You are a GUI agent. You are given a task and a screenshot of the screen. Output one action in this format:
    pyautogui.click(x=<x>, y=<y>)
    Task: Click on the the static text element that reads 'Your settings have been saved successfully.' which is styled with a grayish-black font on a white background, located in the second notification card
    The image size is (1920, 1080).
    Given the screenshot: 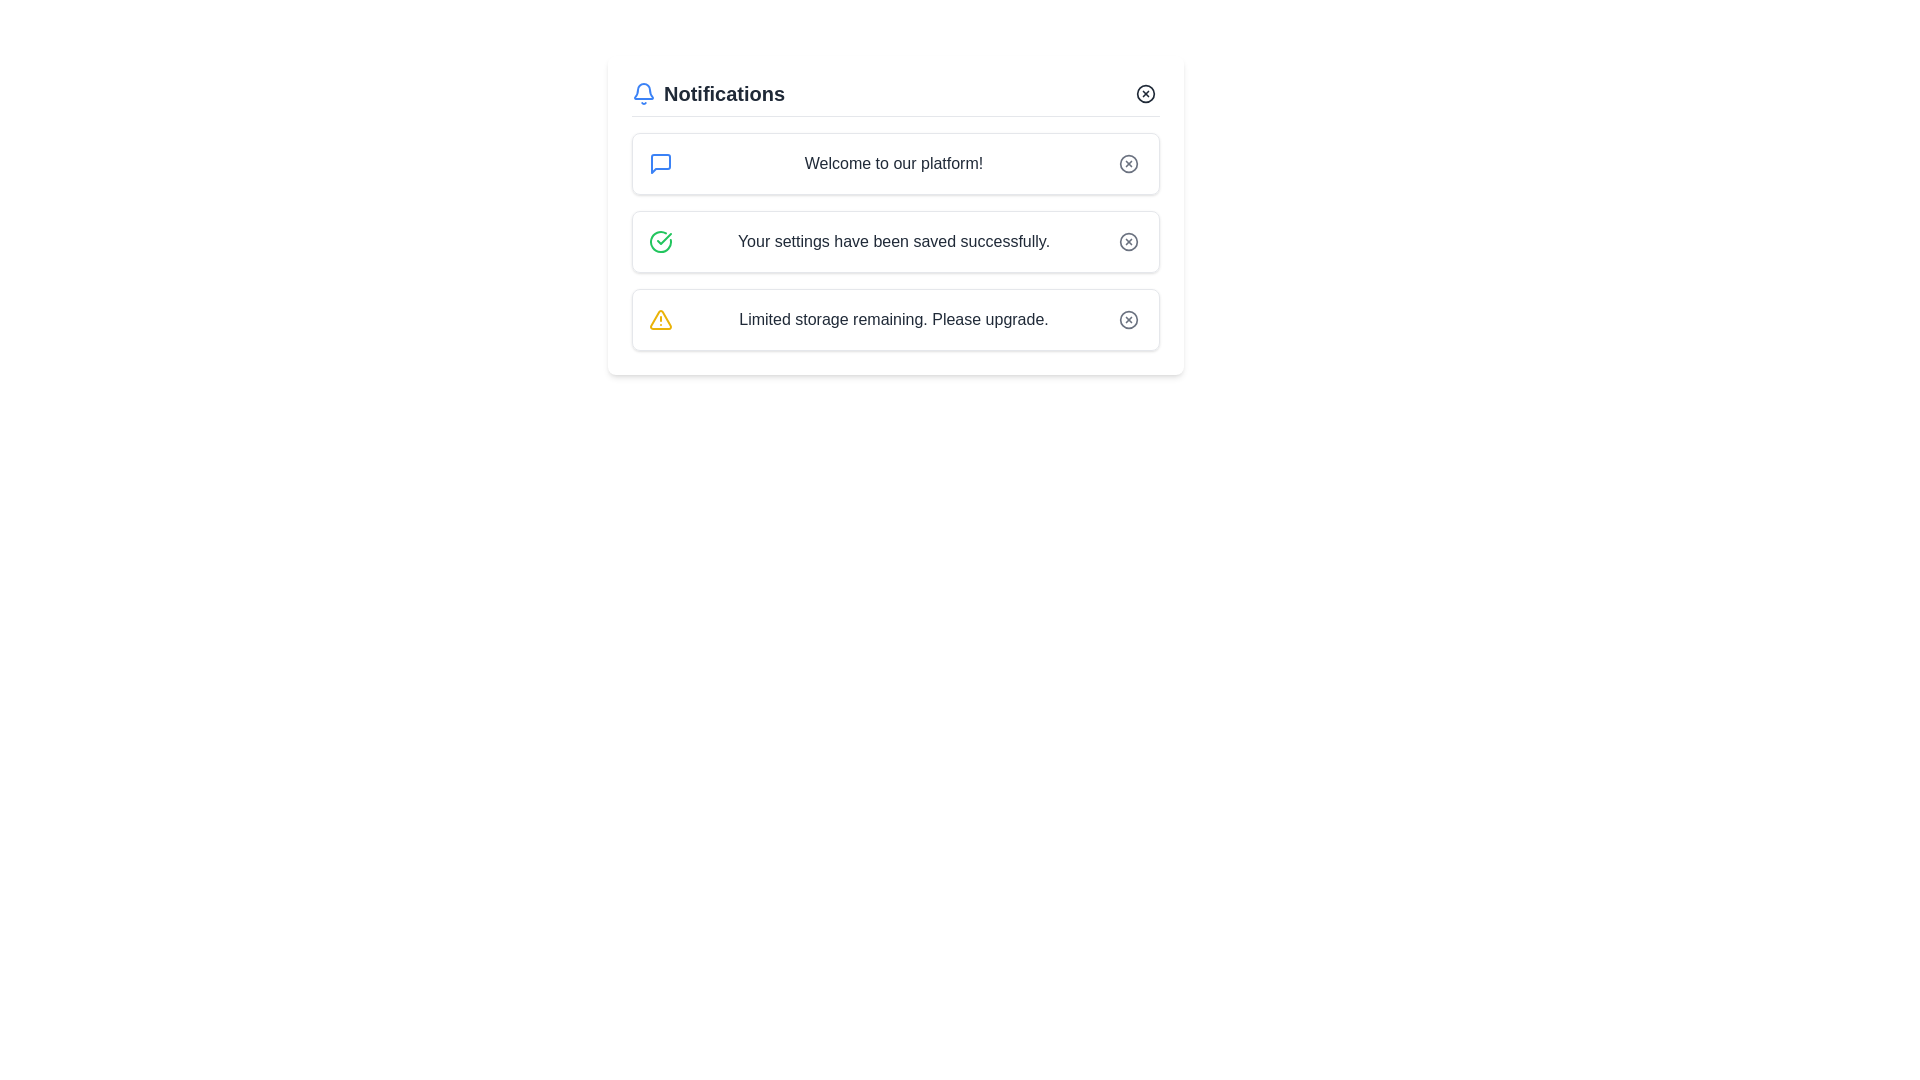 What is the action you would take?
    pyautogui.click(x=892, y=241)
    